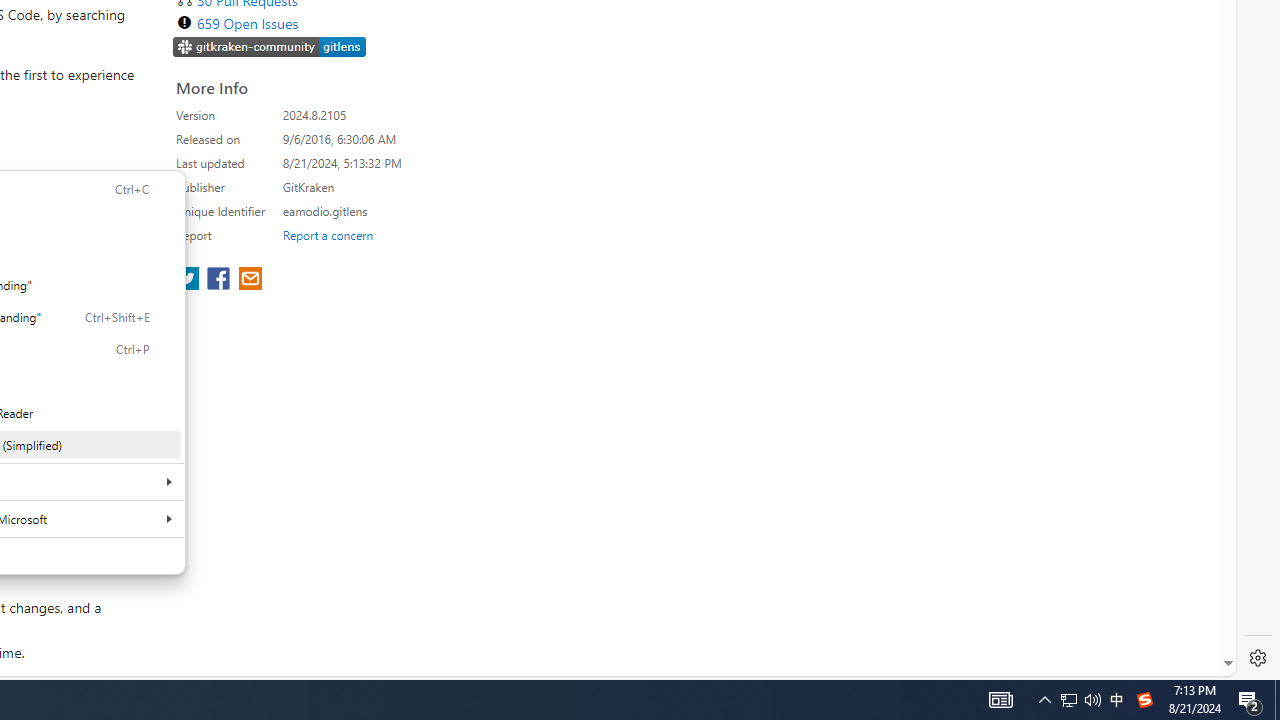  What do you see at coordinates (220, 280) in the screenshot?
I see `'share extension on facebook'` at bounding box center [220, 280].